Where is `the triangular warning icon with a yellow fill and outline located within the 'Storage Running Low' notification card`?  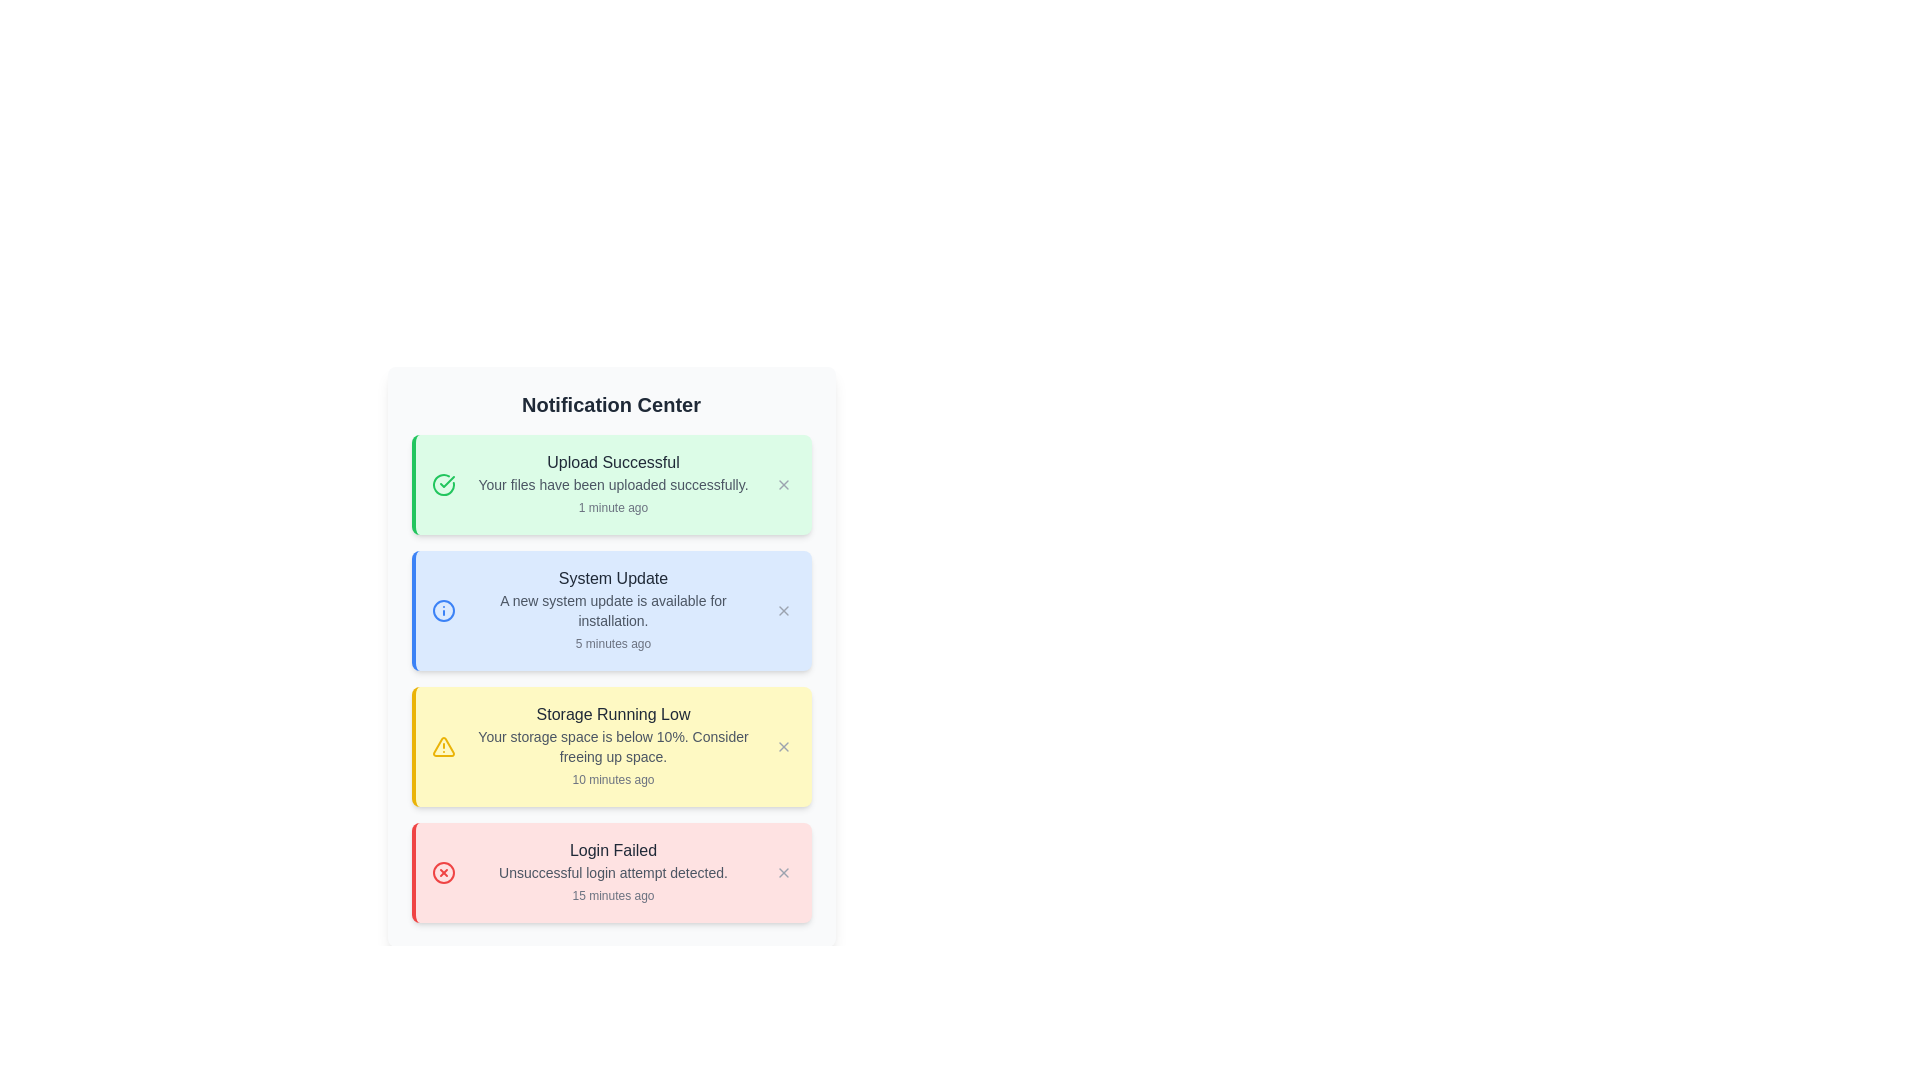 the triangular warning icon with a yellow fill and outline located within the 'Storage Running Low' notification card is located at coordinates (442, 747).